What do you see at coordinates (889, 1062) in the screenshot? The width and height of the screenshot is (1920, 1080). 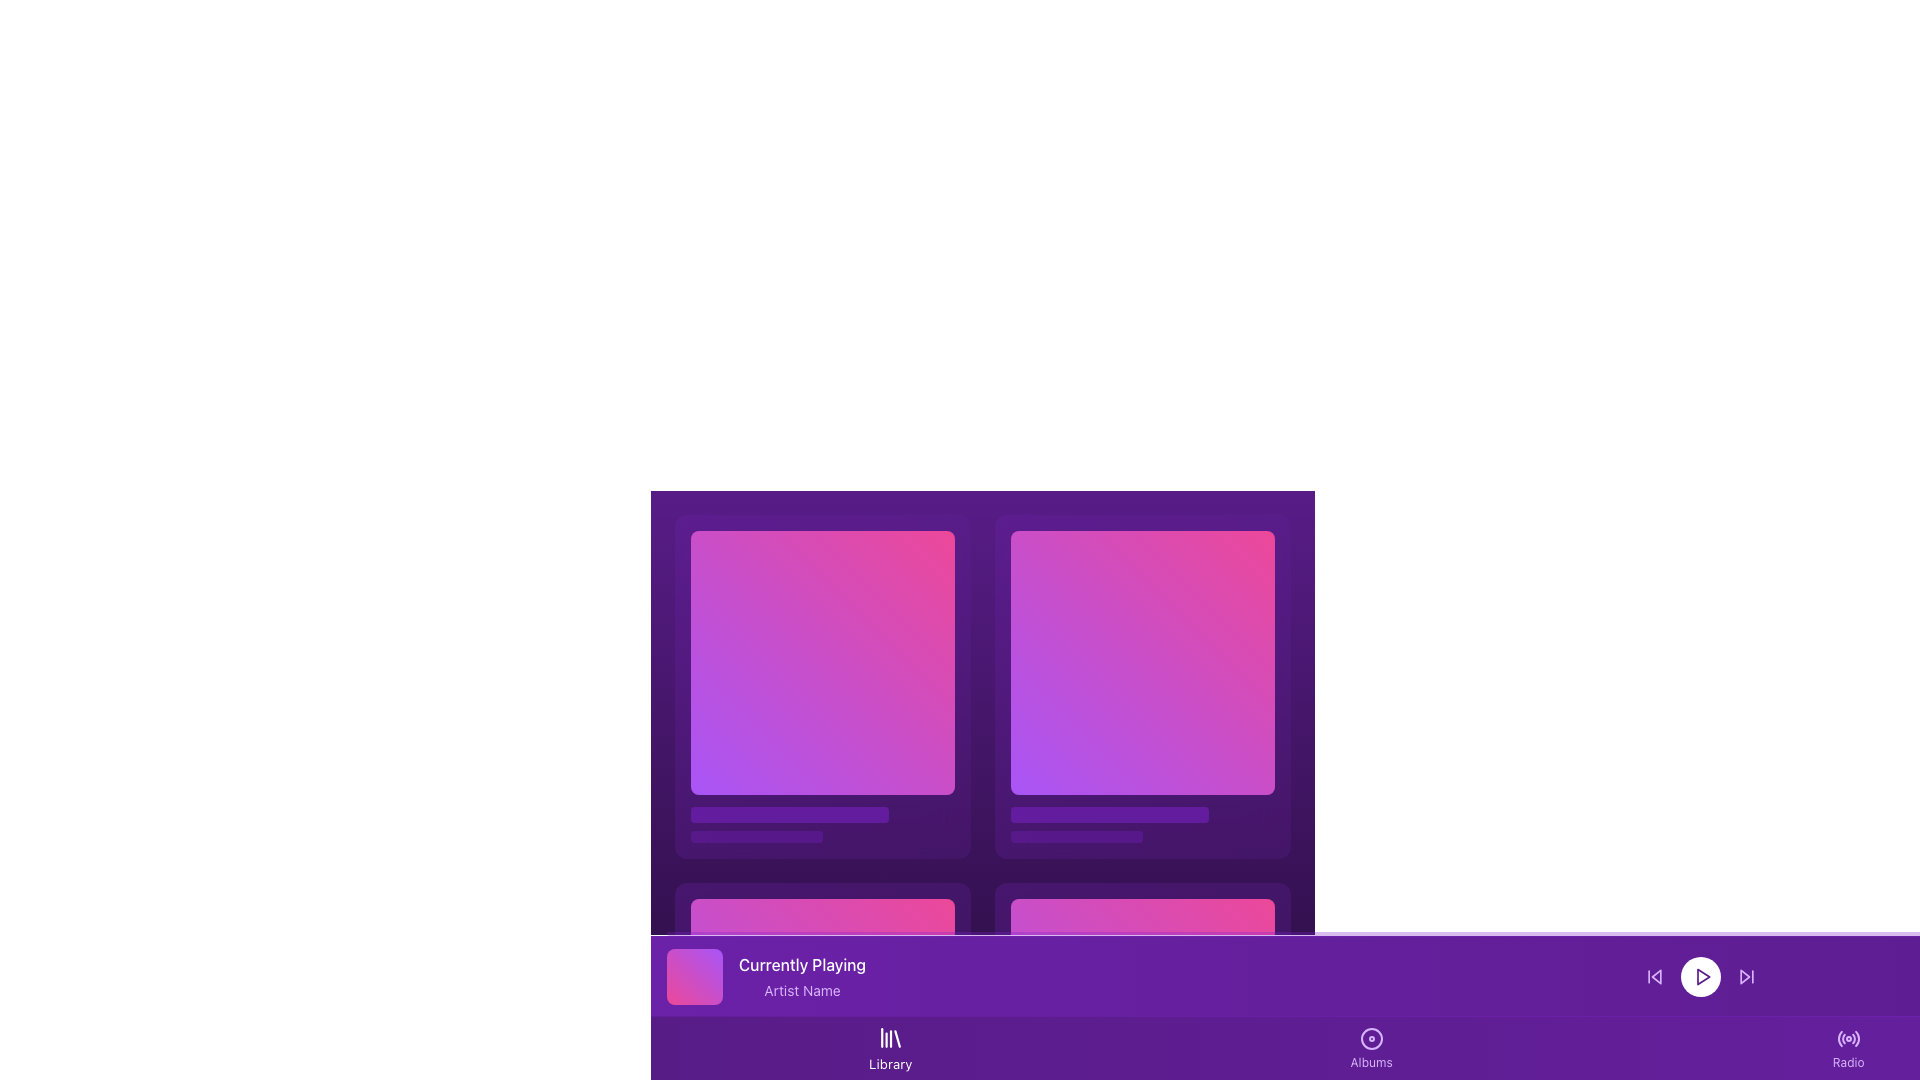 I see `text label displaying 'Library' that is styled in white text on a purple background, located at the bottom of the application interface in the navigation bar` at bounding box center [889, 1062].